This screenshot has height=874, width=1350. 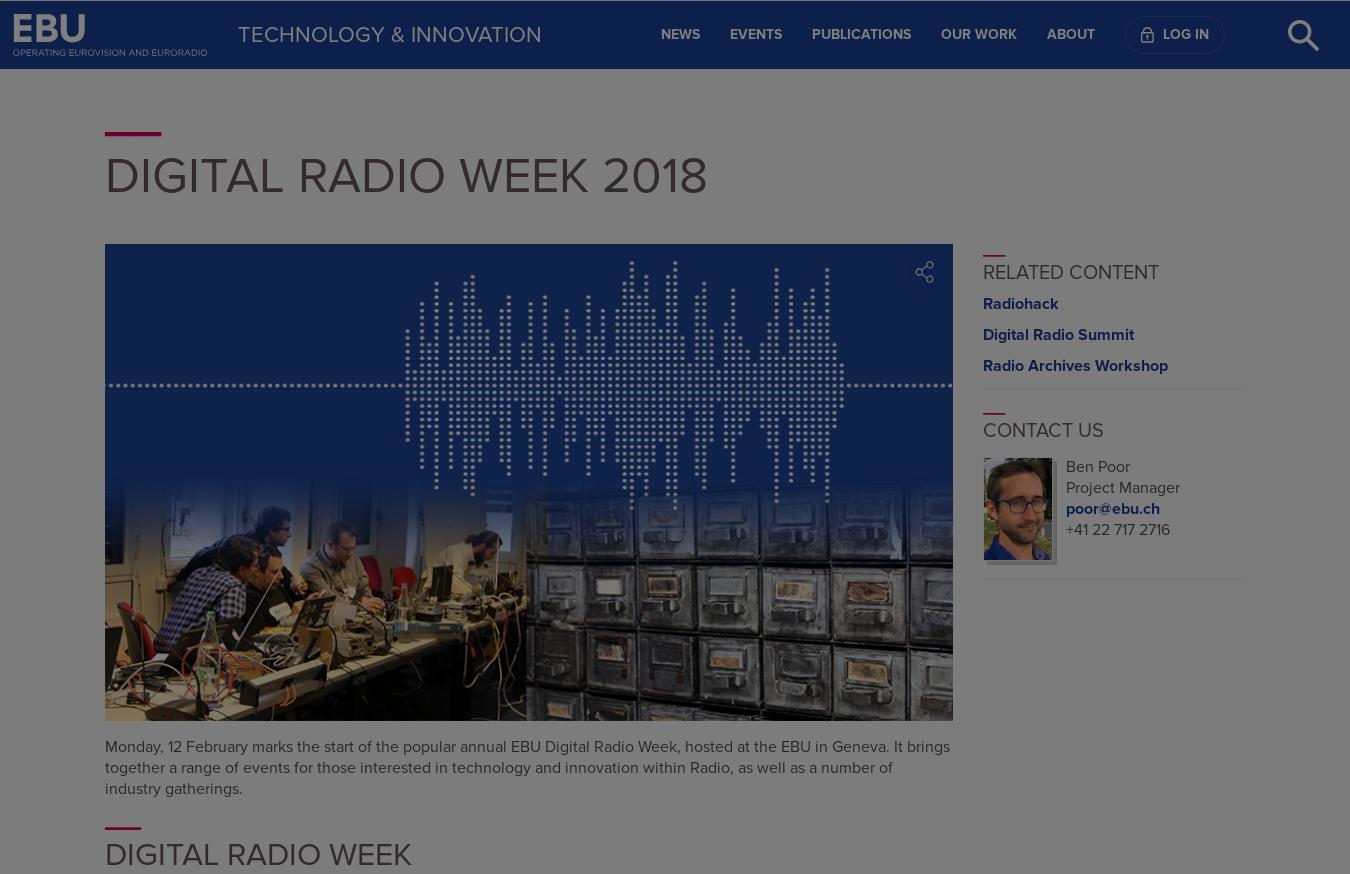 I want to click on '+41 22 717 2716', so click(x=1116, y=529).